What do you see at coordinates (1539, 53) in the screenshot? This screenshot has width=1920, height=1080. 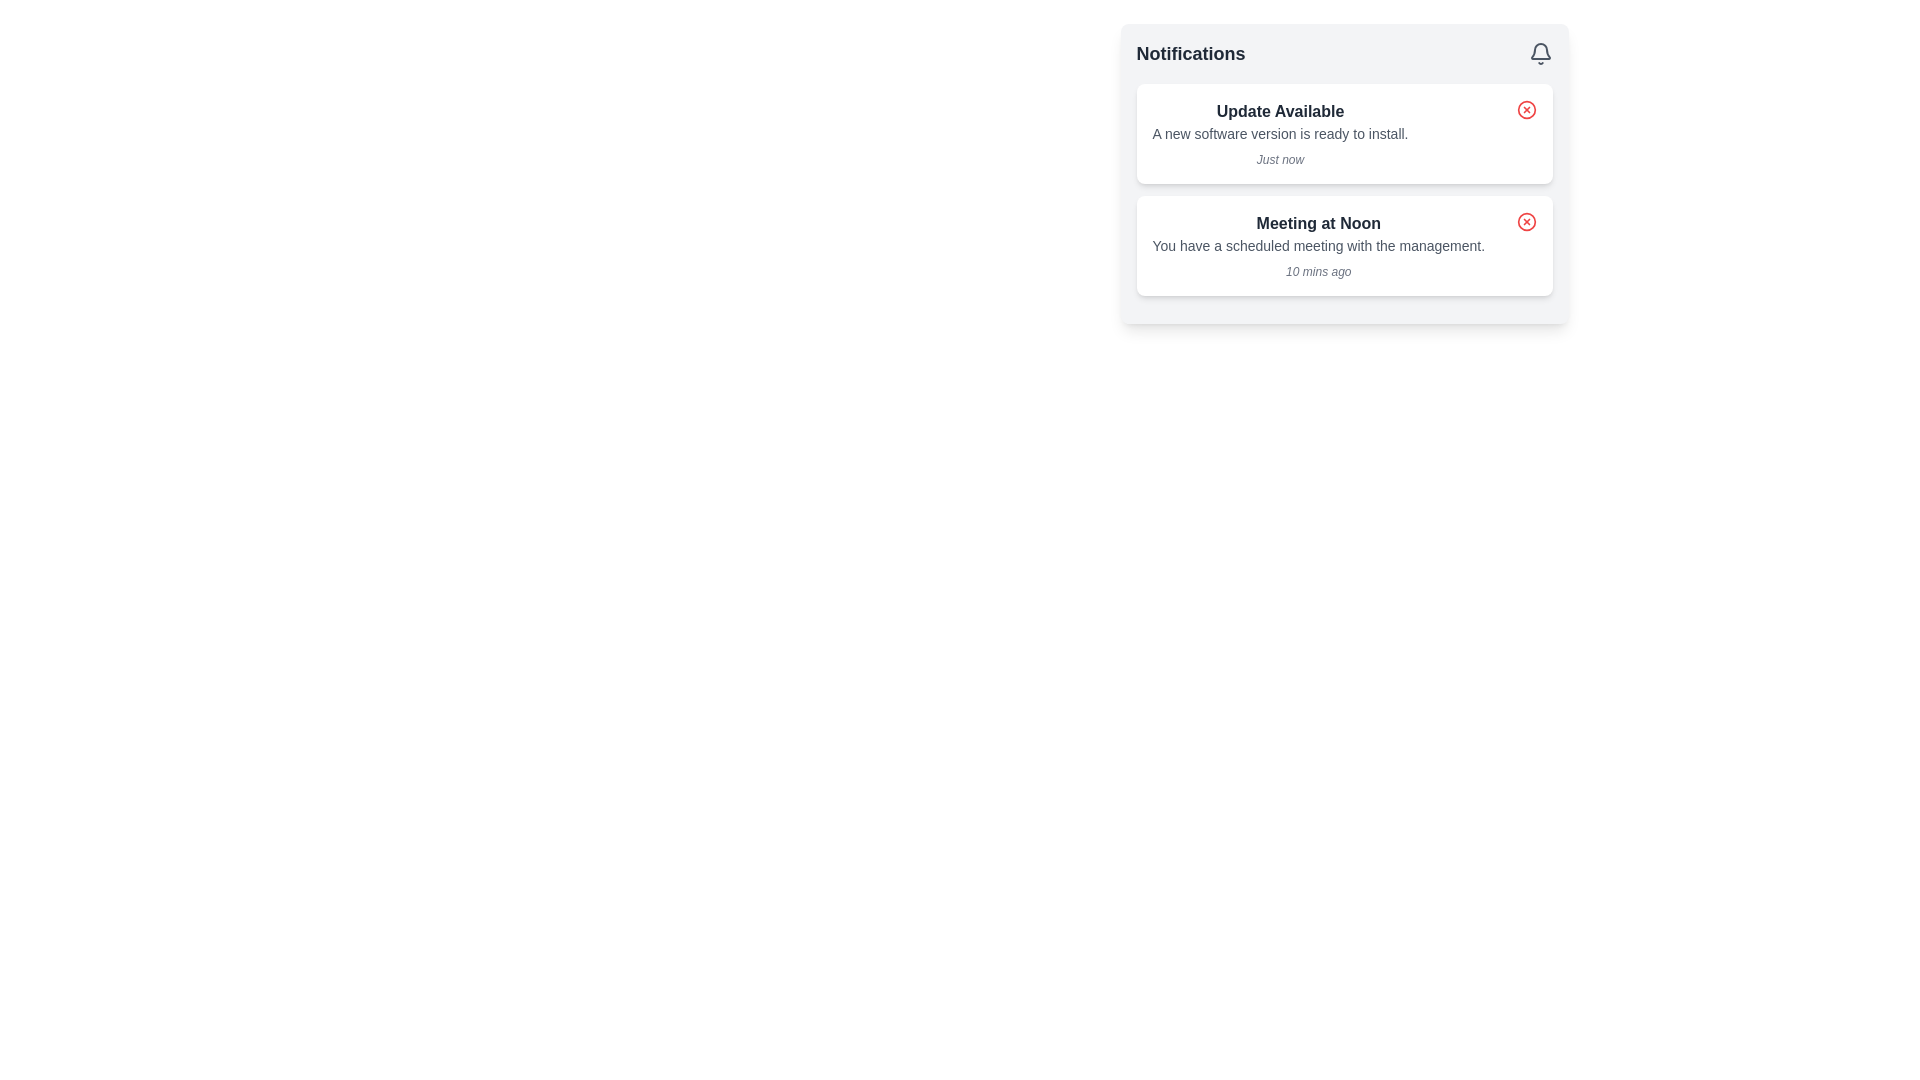 I see `the bell icon located to the far right of the Notifications section header, adjacent to the label text` at bounding box center [1539, 53].